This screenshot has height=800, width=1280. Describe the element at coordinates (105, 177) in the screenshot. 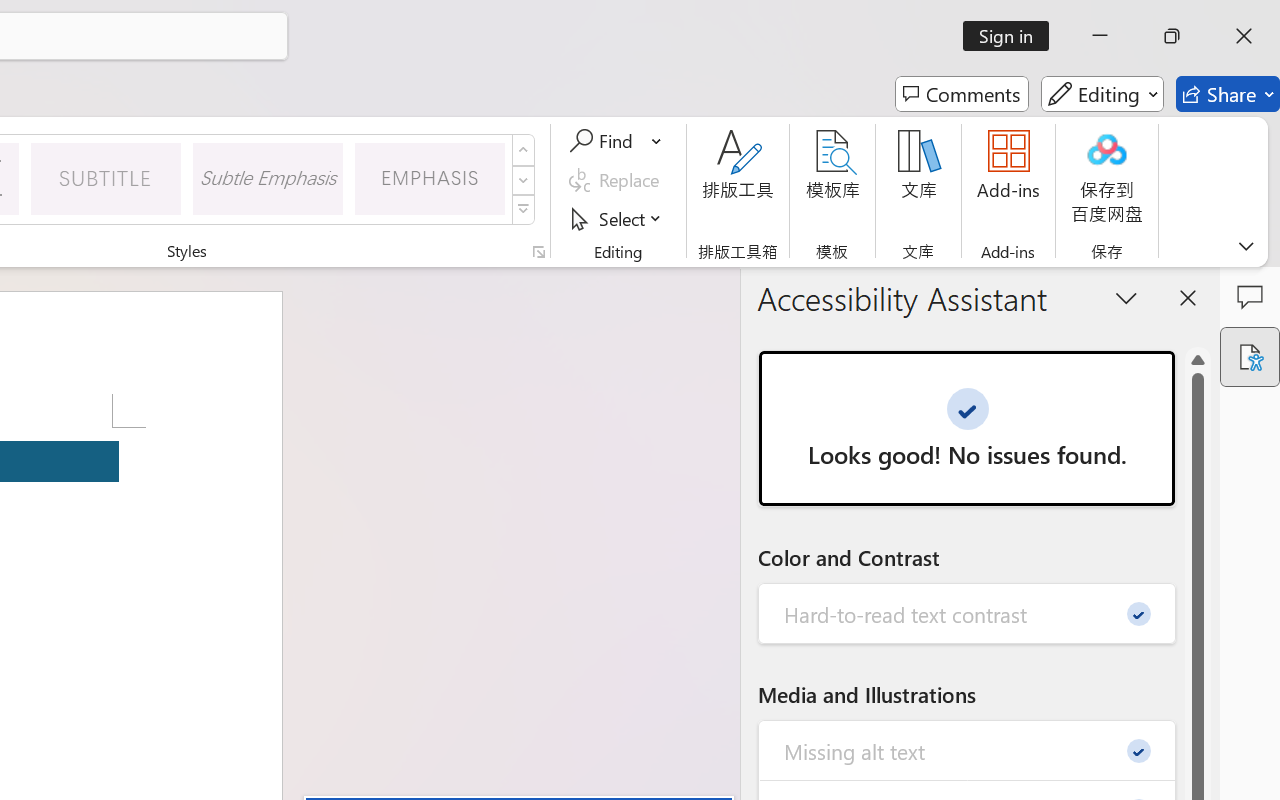

I see `'Subtitle'` at that location.